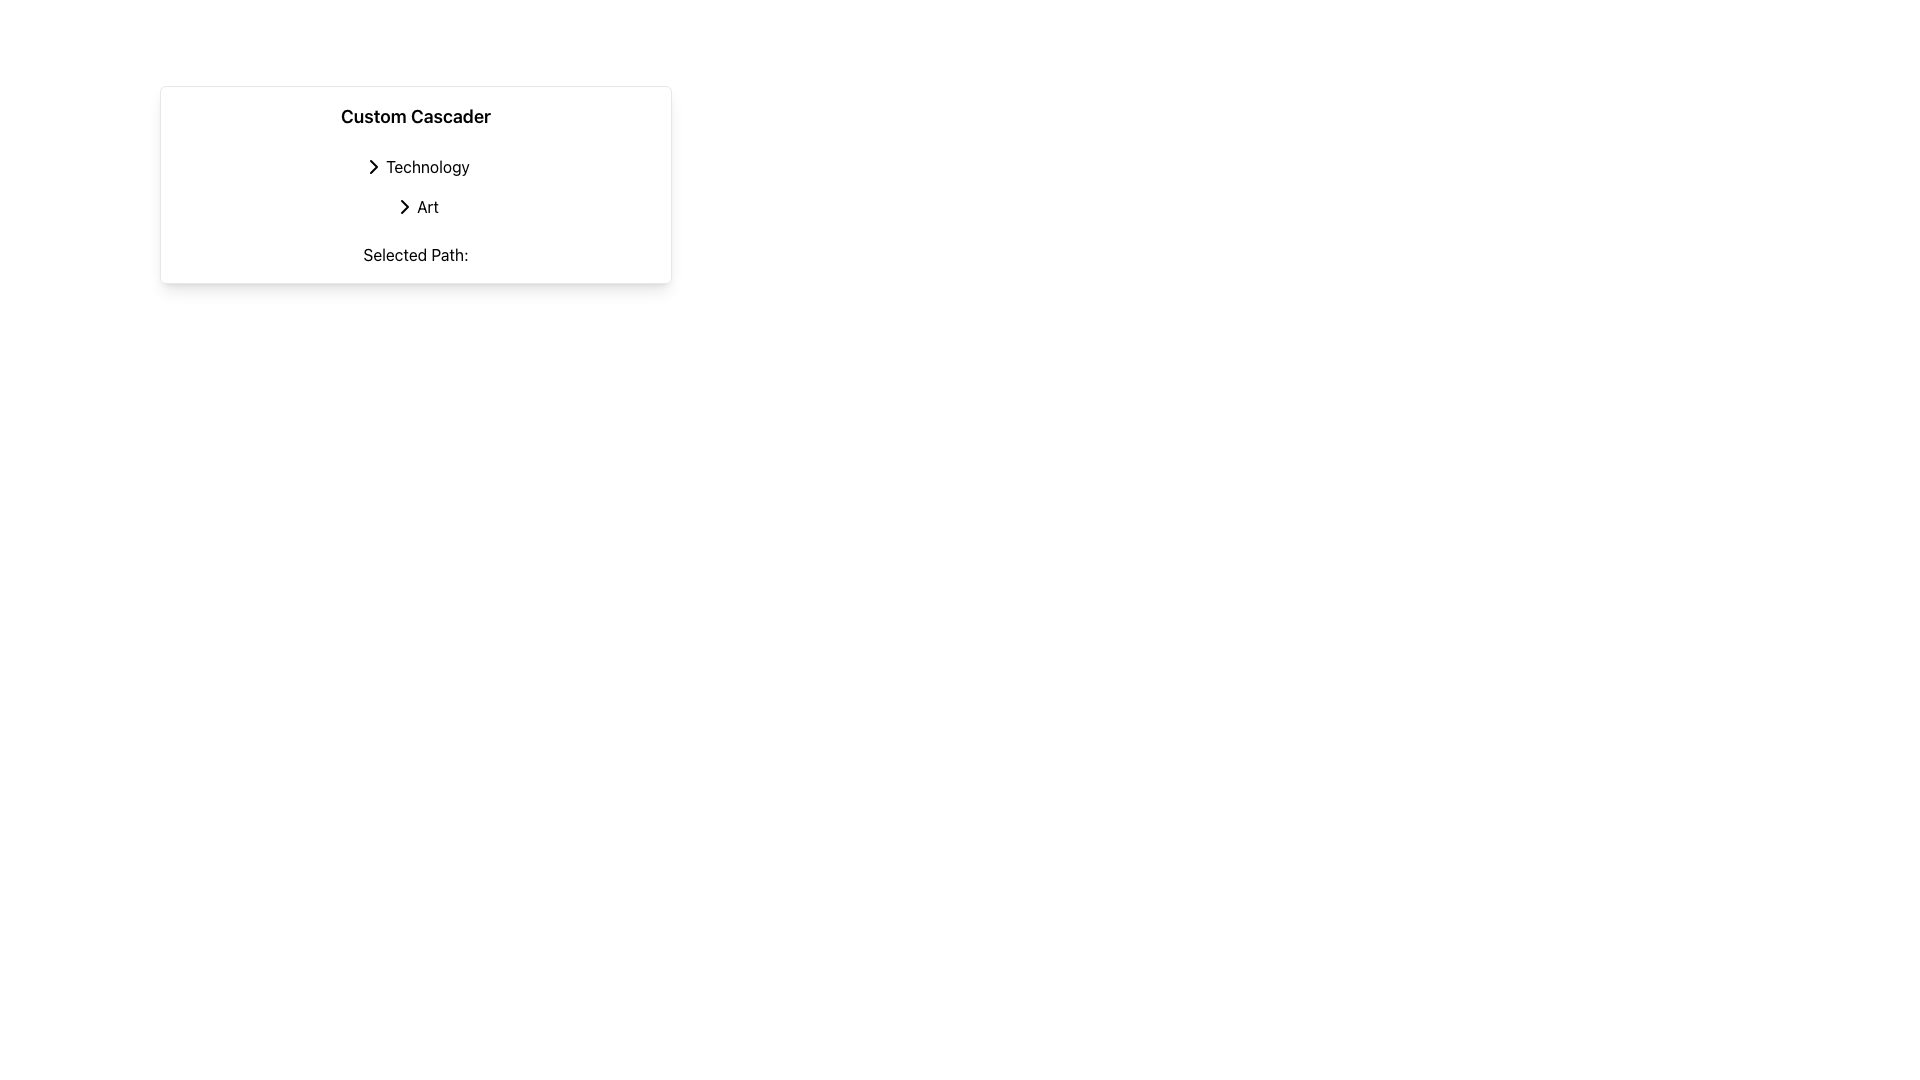 Image resolution: width=1920 pixels, height=1080 pixels. I want to click on the rightward chevron icon located to the right of the 'Art' label in the dropdown menu under the 'Custom Cascader' header, so click(374, 165).